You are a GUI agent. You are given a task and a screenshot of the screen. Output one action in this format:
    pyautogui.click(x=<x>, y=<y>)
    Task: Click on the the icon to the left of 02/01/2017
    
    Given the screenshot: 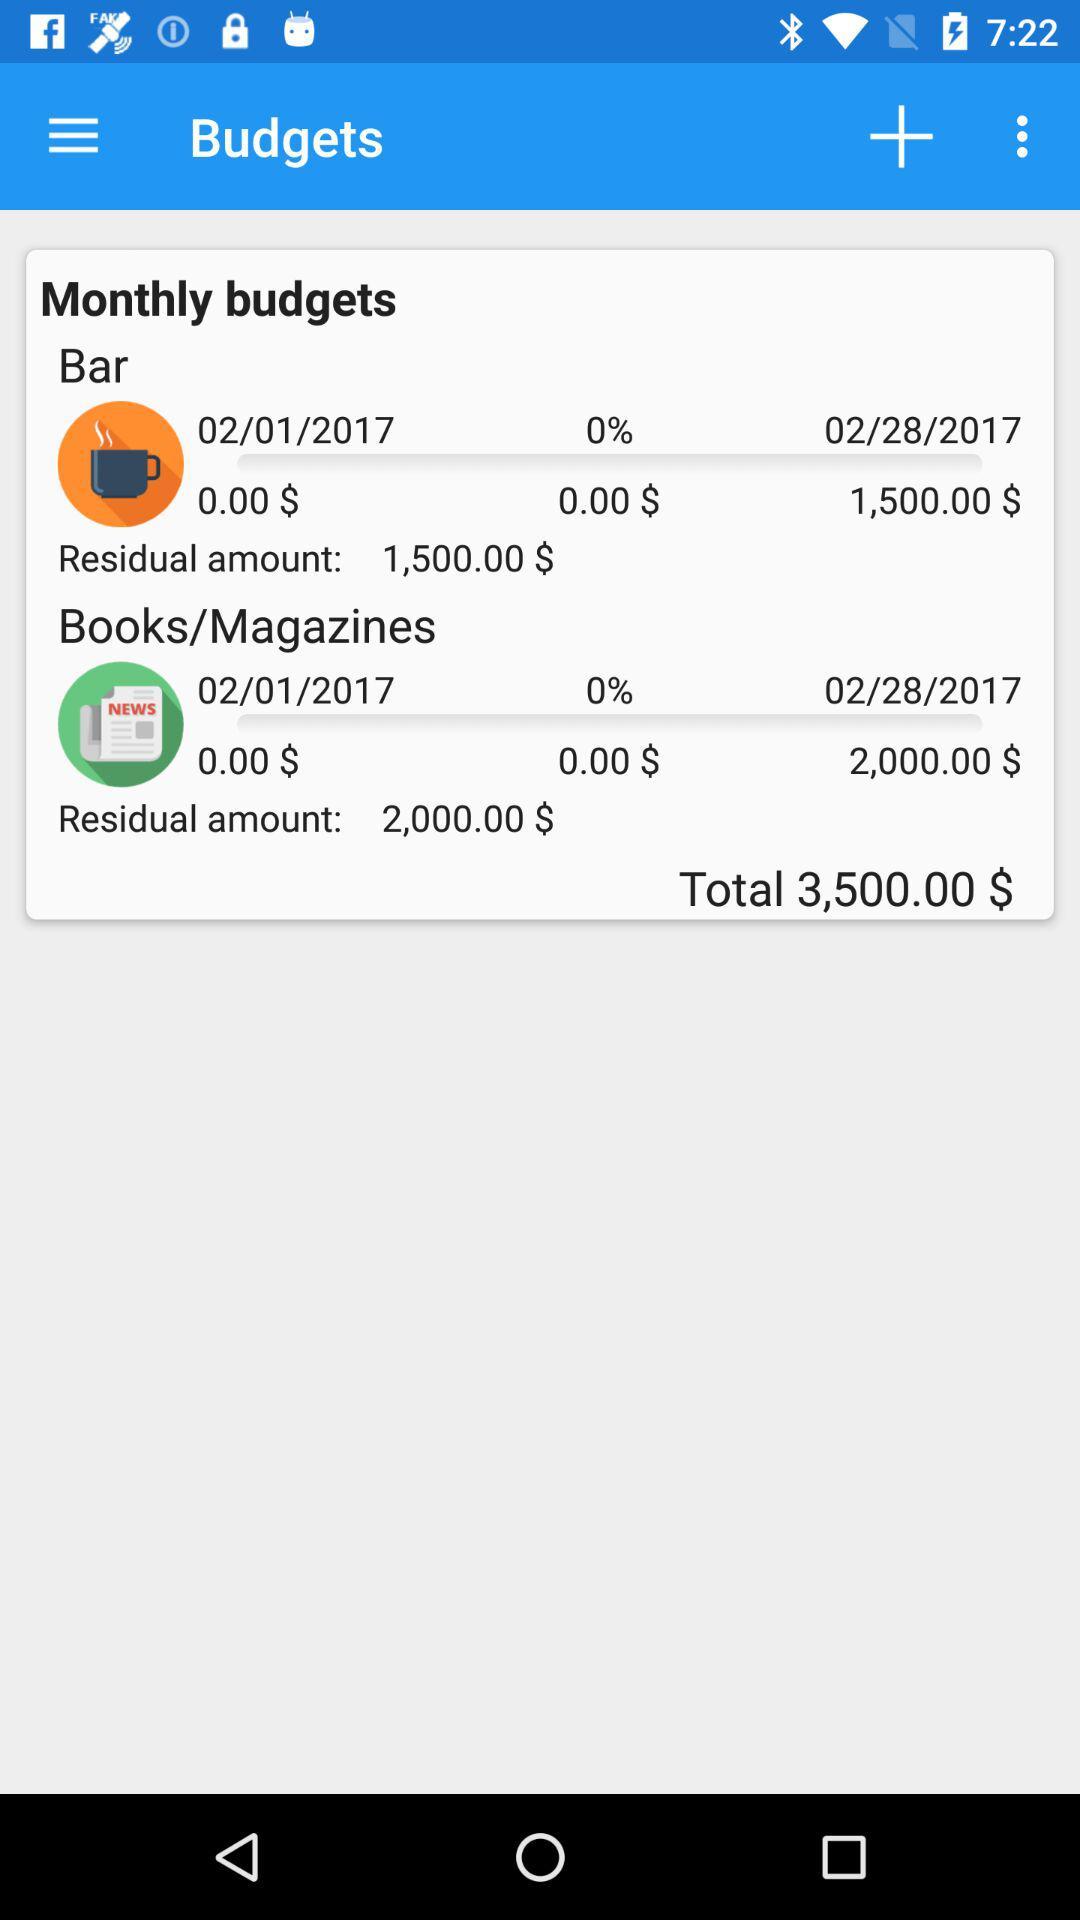 What is the action you would take?
    pyautogui.click(x=92, y=364)
    